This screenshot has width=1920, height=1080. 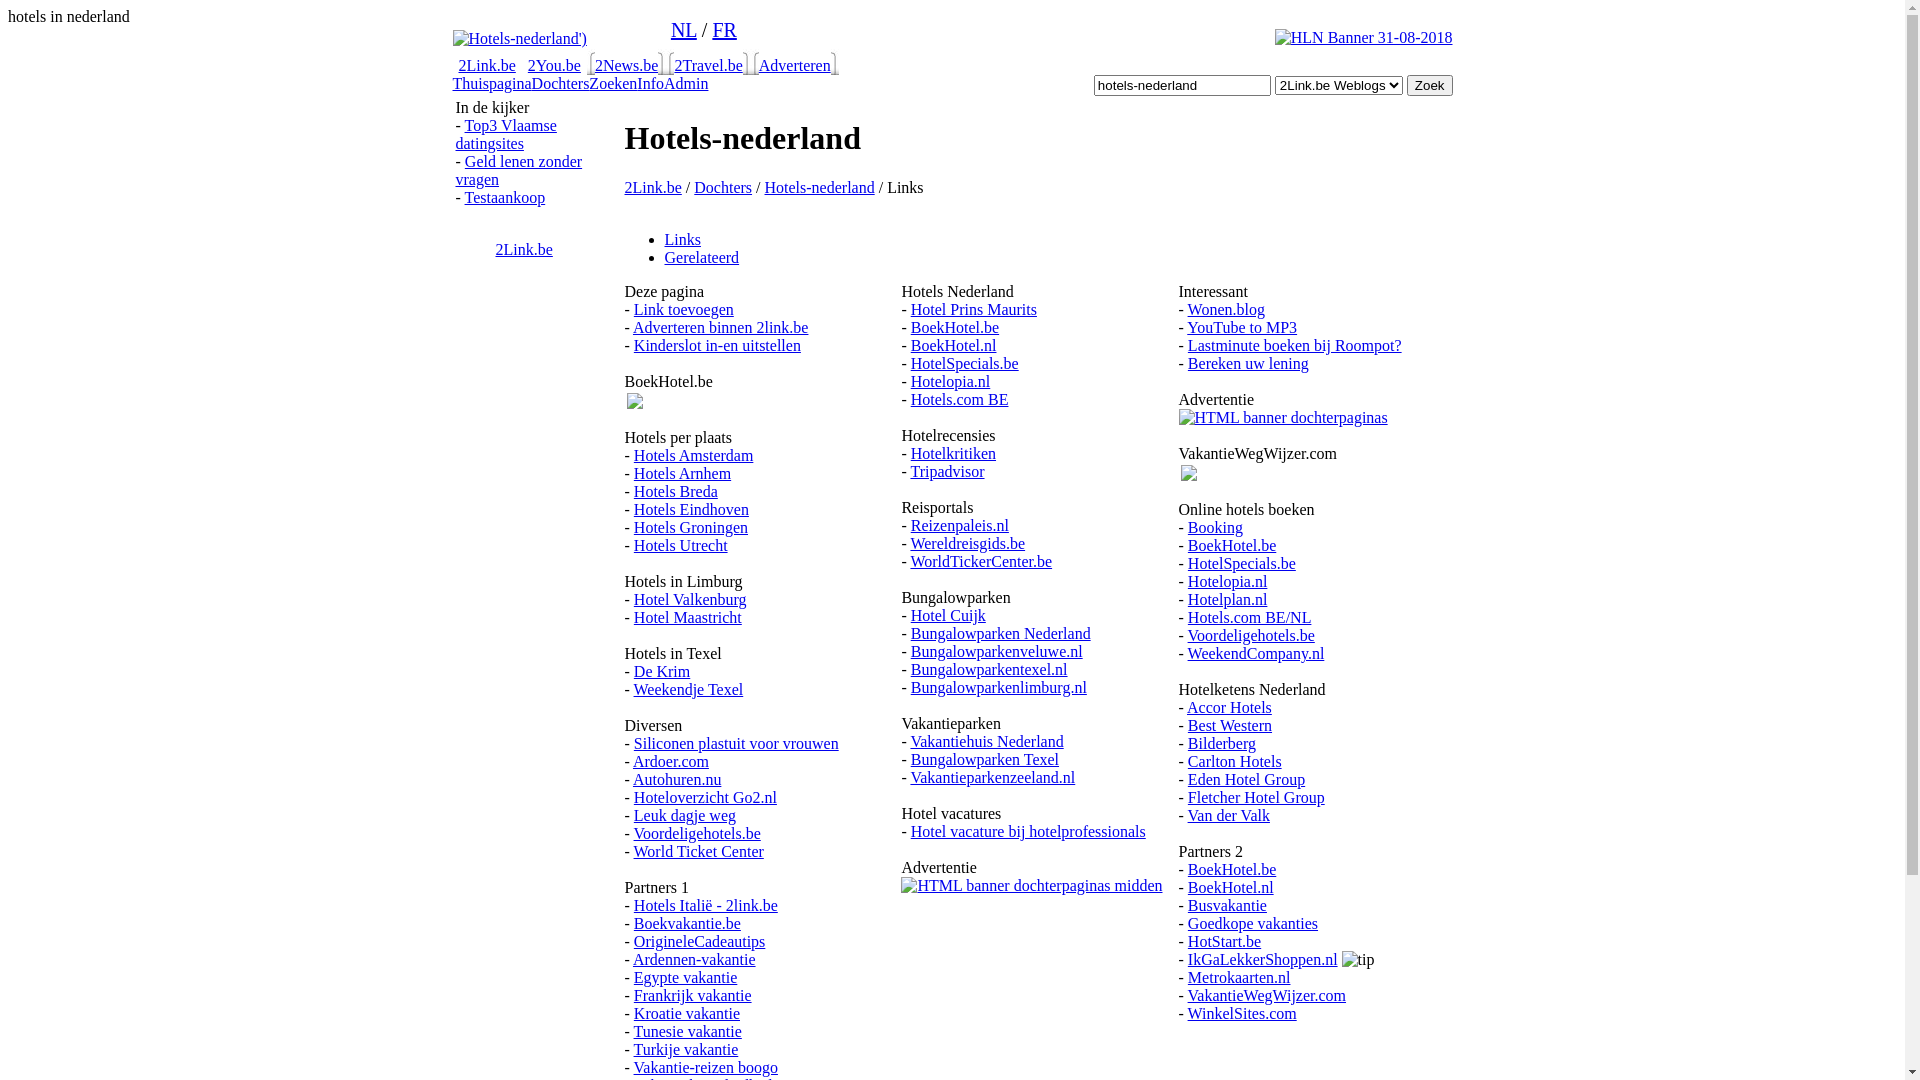 What do you see at coordinates (684, 30) in the screenshot?
I see `'NL'` at bounding box center [684, 30].